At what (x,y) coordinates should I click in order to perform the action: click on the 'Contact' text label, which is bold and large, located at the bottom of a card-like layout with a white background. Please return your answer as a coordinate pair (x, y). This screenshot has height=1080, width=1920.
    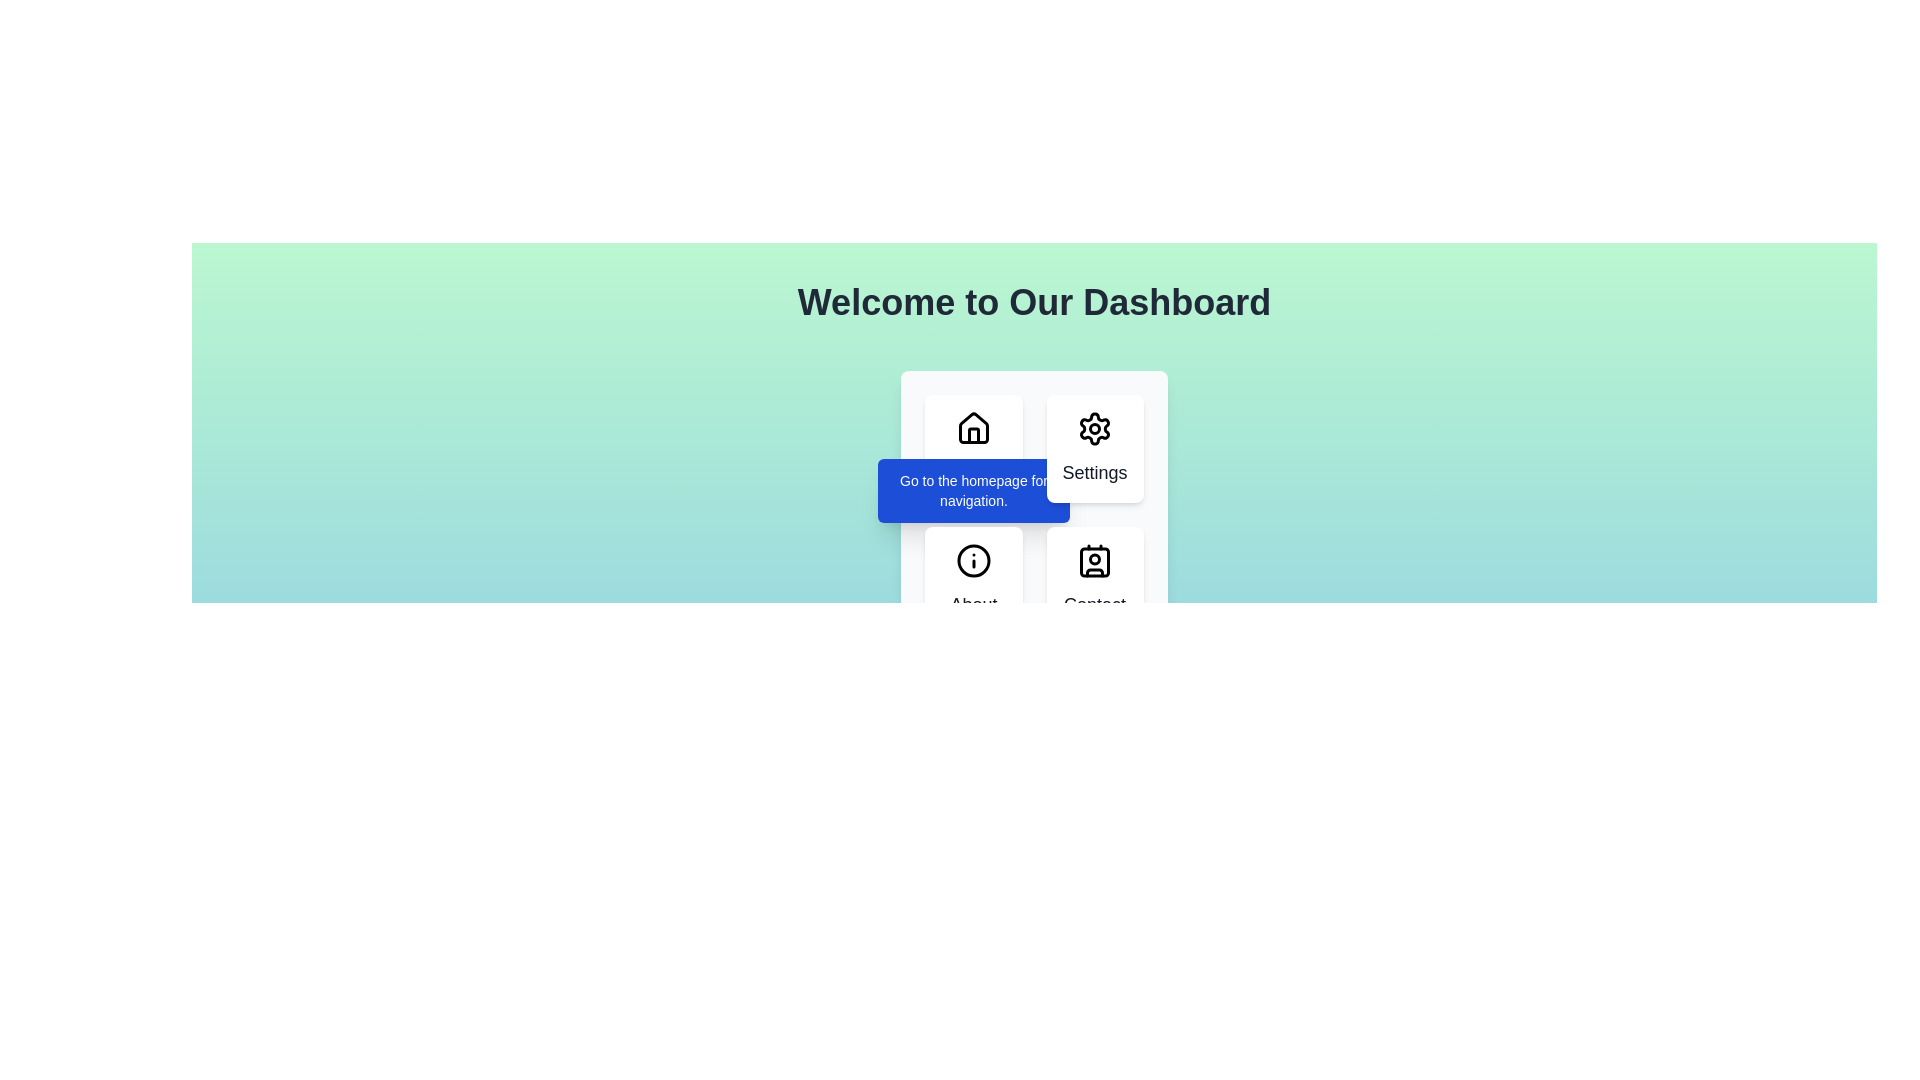
    Looking at the image, I should click on (1093, 604).